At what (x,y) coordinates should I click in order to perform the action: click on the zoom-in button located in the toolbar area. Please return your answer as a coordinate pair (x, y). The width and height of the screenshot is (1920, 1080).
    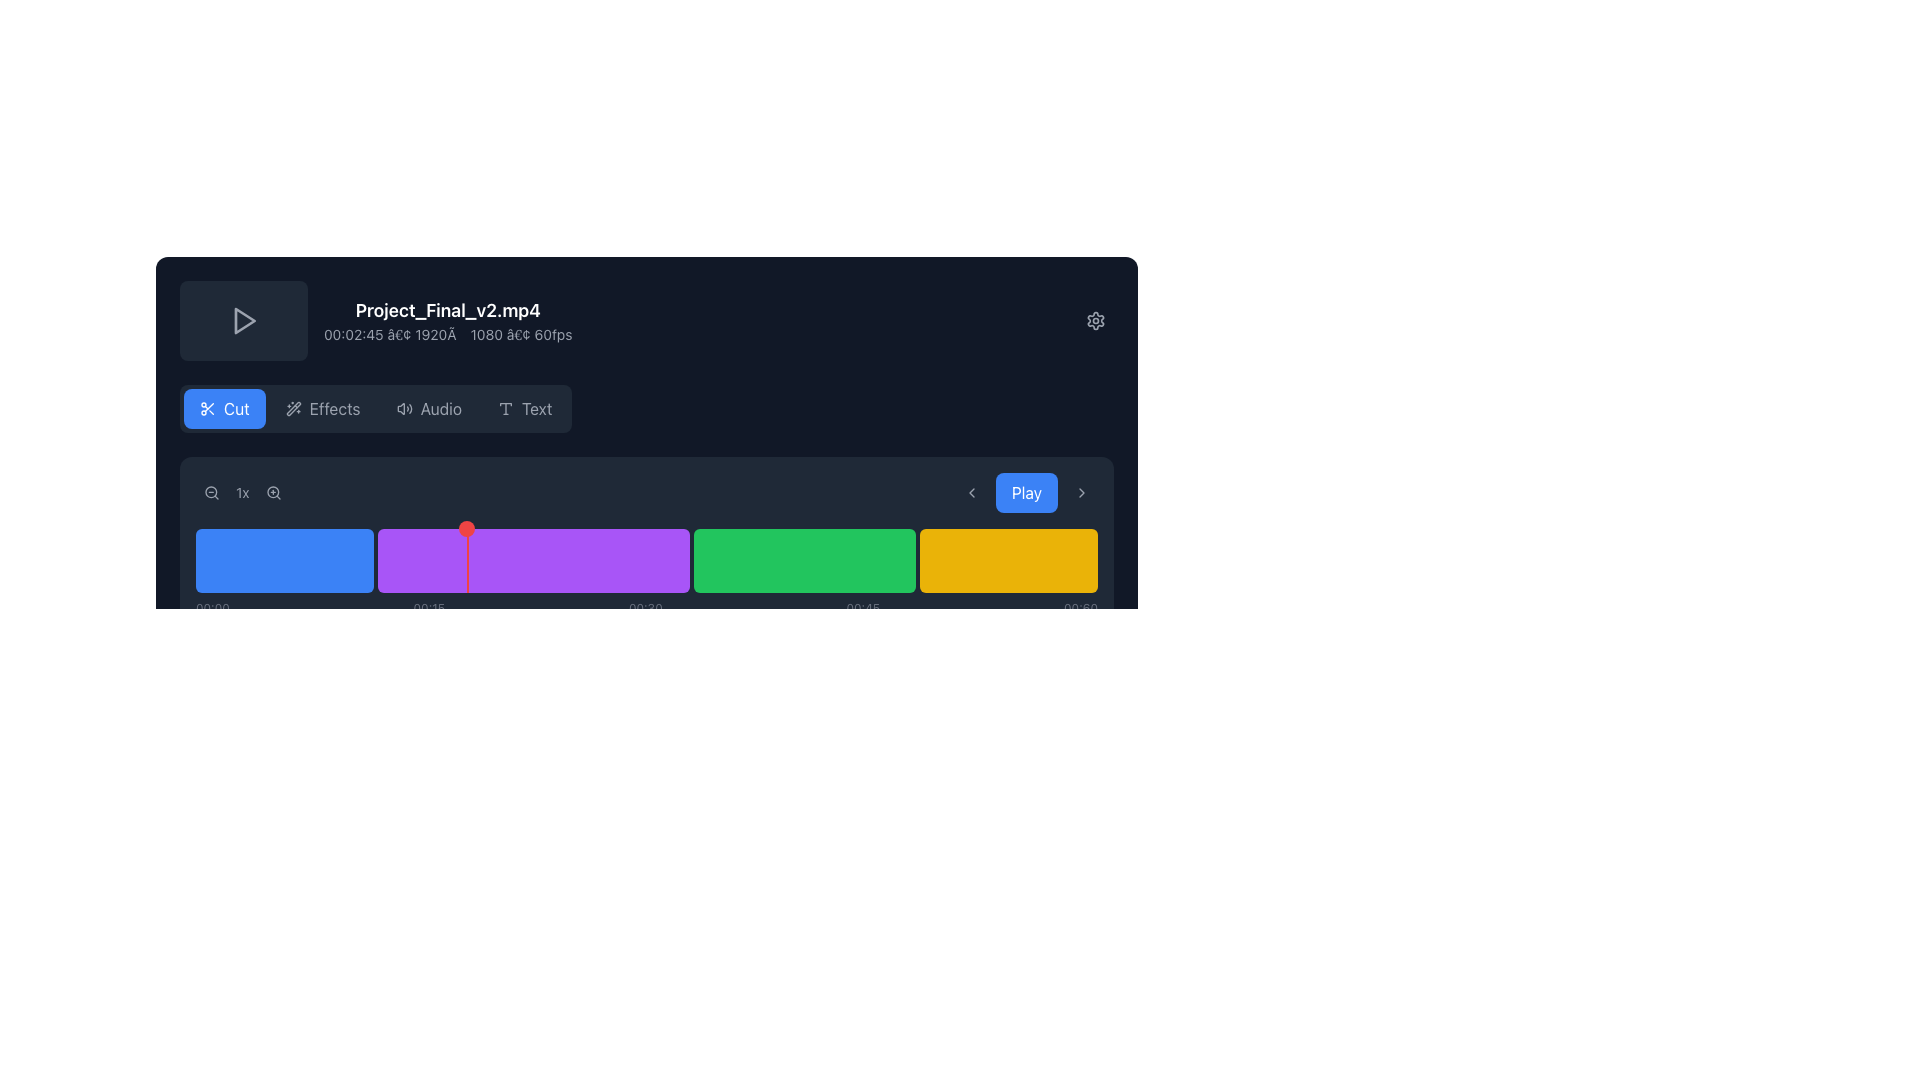
    Looking at the image, I should click on (272, 493).